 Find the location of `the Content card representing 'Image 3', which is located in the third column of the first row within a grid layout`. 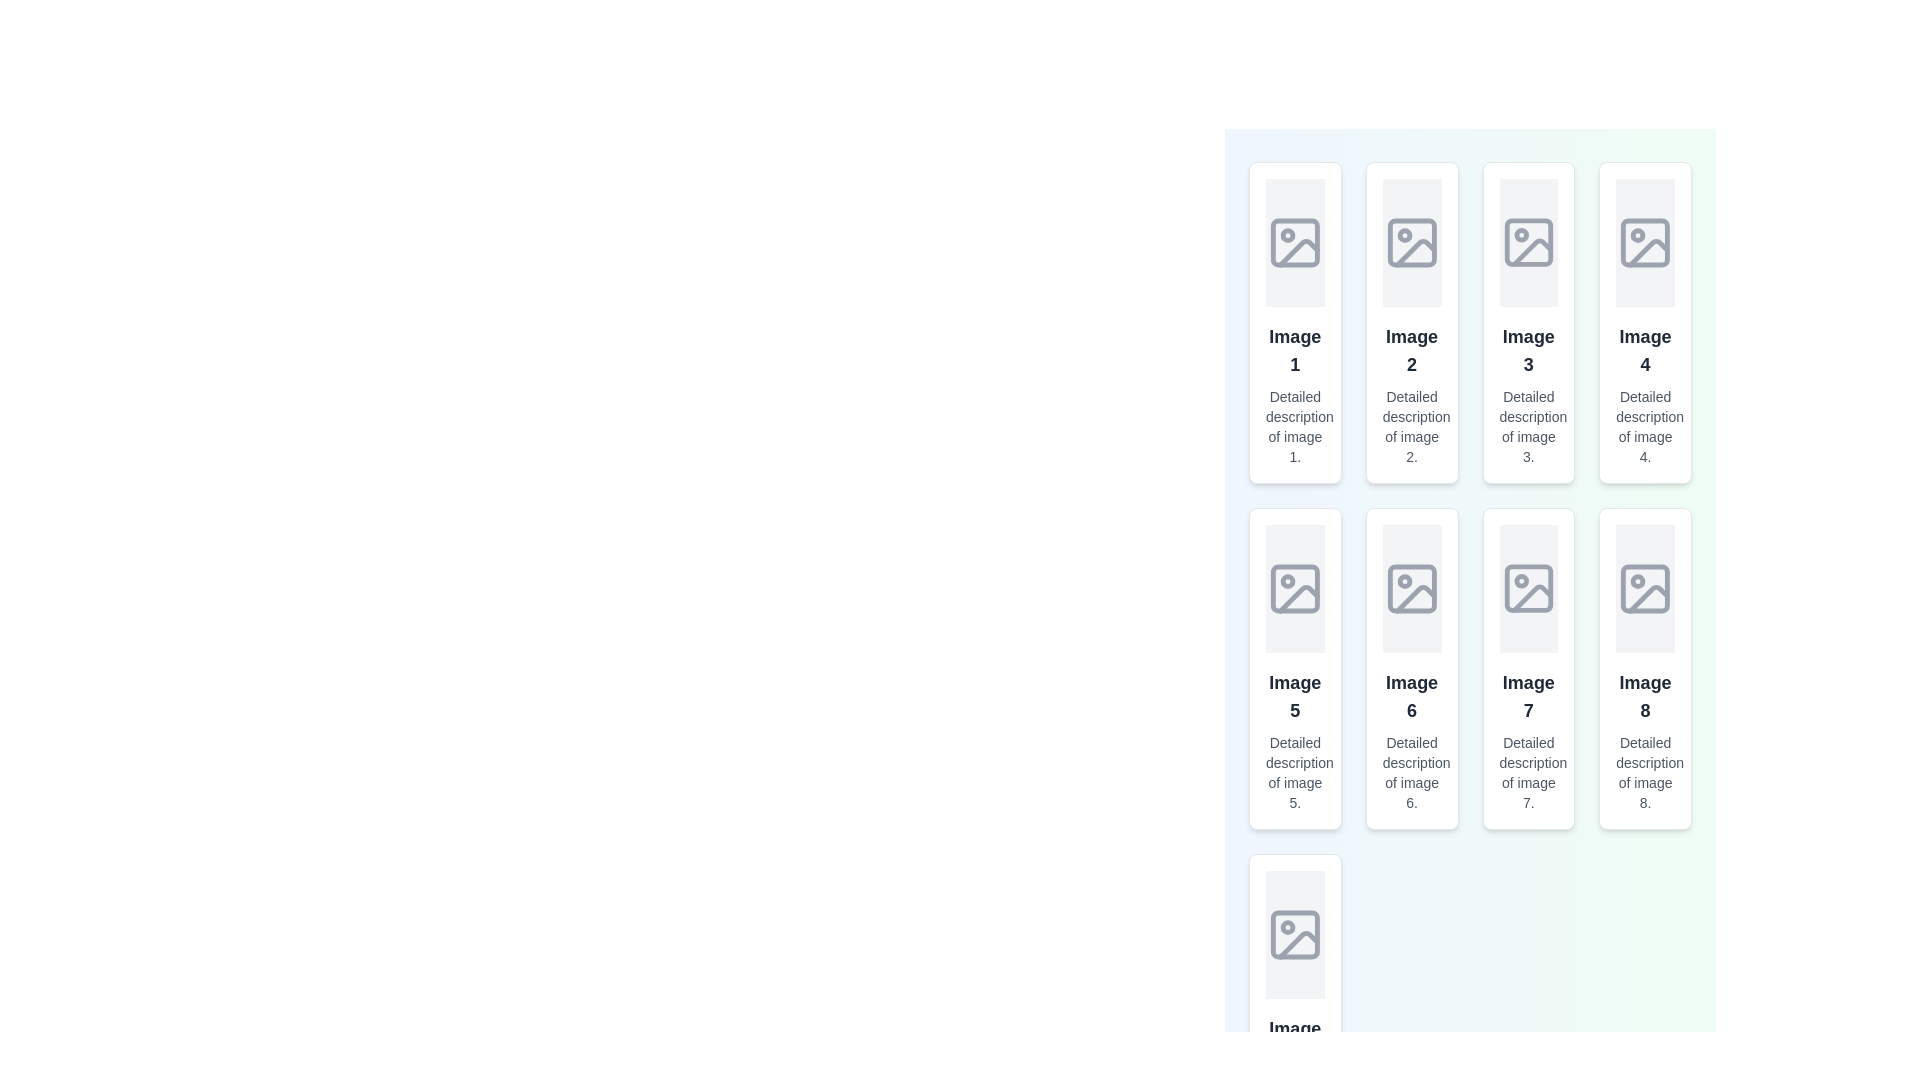

the Content card representing 'Image 3', which is located in the third column of the first row within a grid layout is located at coordinates (1527, 322).